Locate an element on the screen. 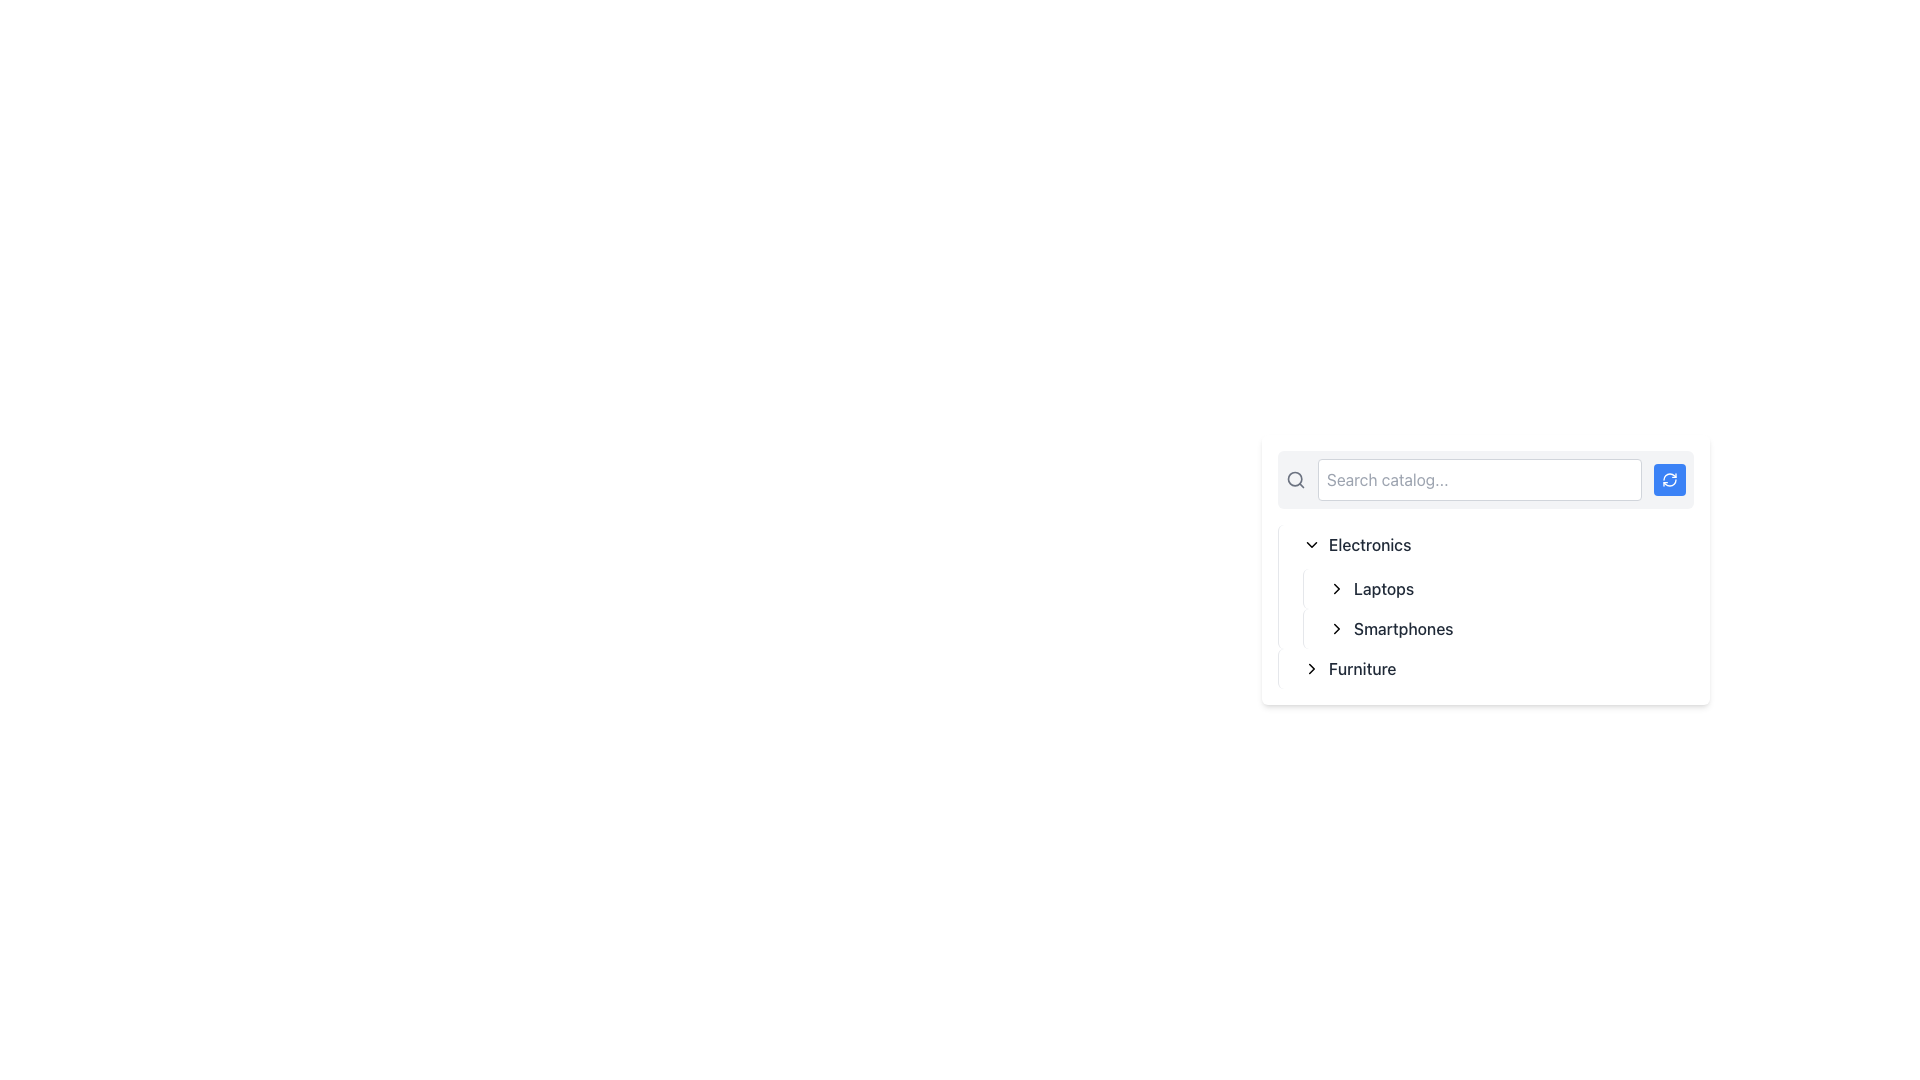 This screenshot has width=1920, height=1080. the blue rounded button with a white refresh icon in the center is located at coordinates (1670, 479).